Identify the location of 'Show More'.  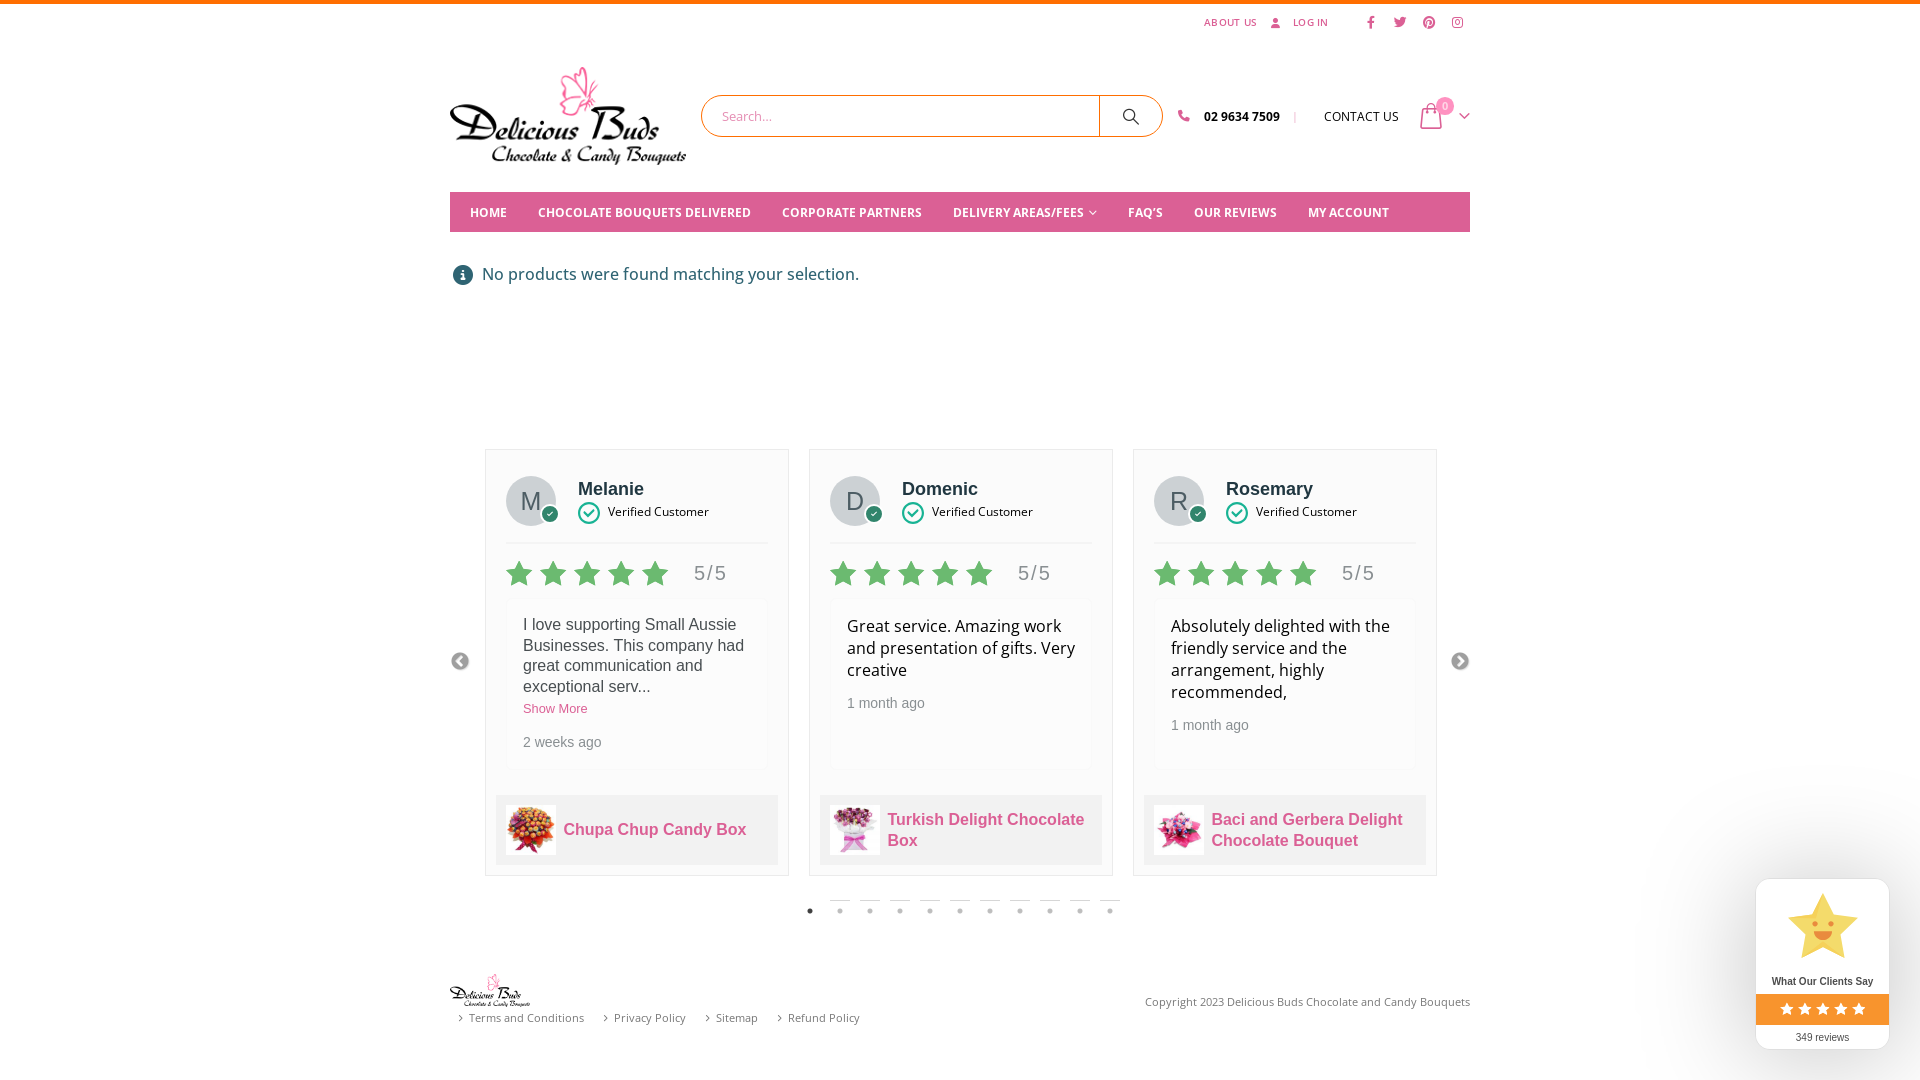
(555, 707).